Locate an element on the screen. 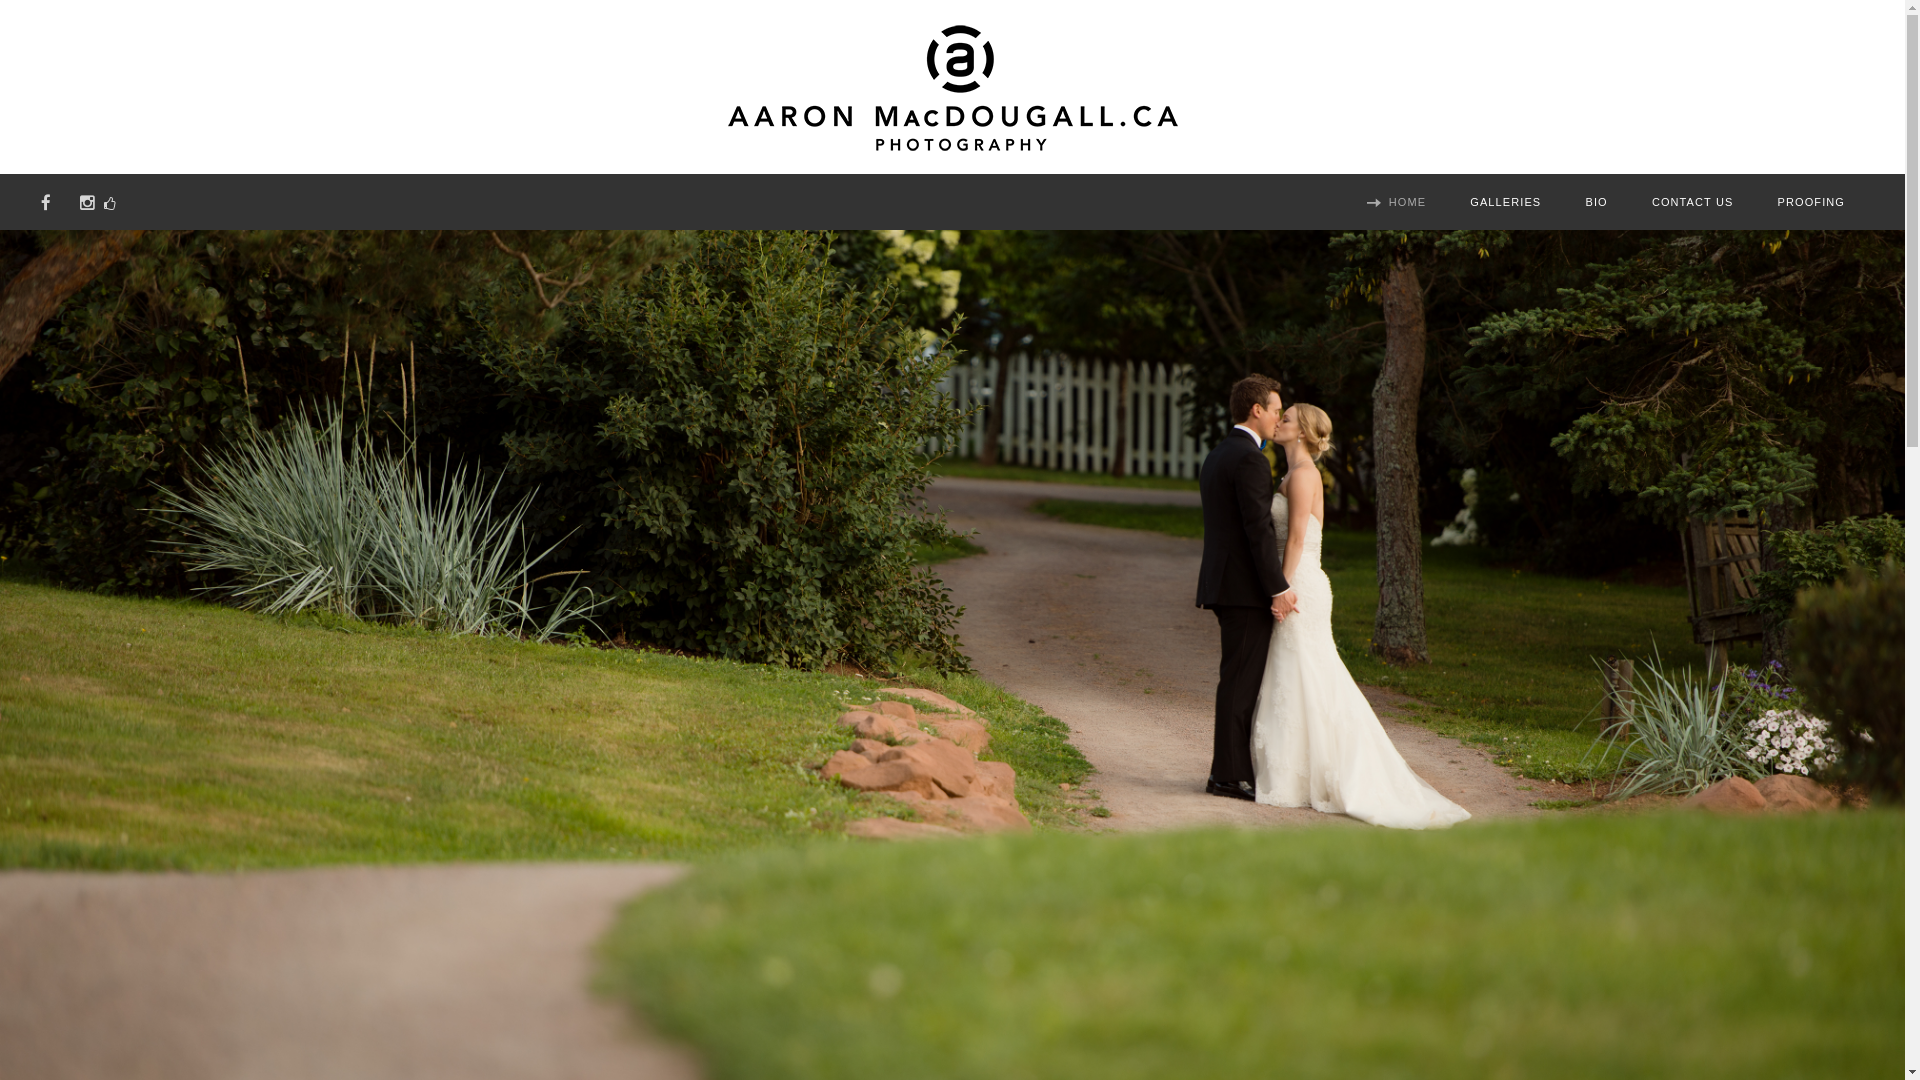 Image resolution: width=1920 pixels, height=1080 pixels. 'CONTACT US' is located at coordinates (1632, 204).